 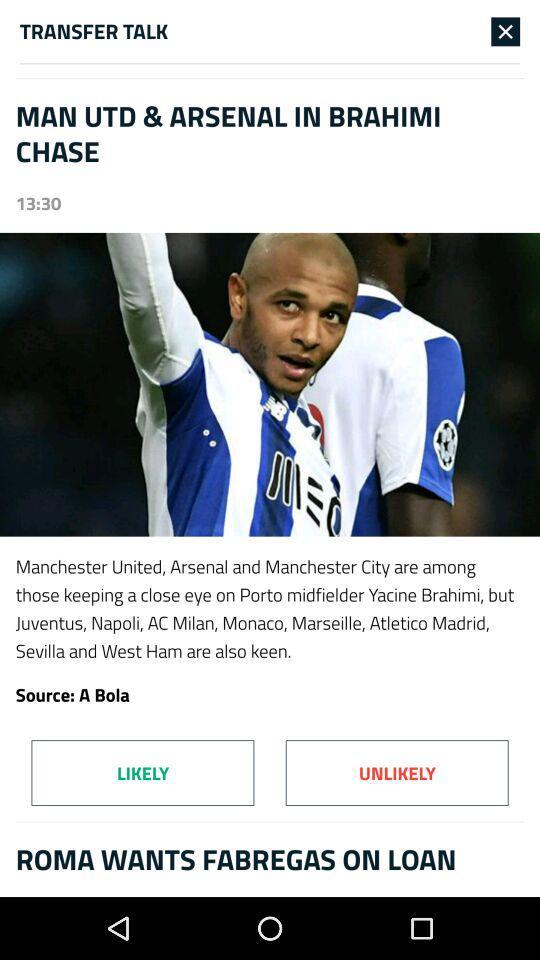 What do you see at coordinates (397, 772) in the screenshot?
I see `item next to the likely` at bounding box center [397, 772].